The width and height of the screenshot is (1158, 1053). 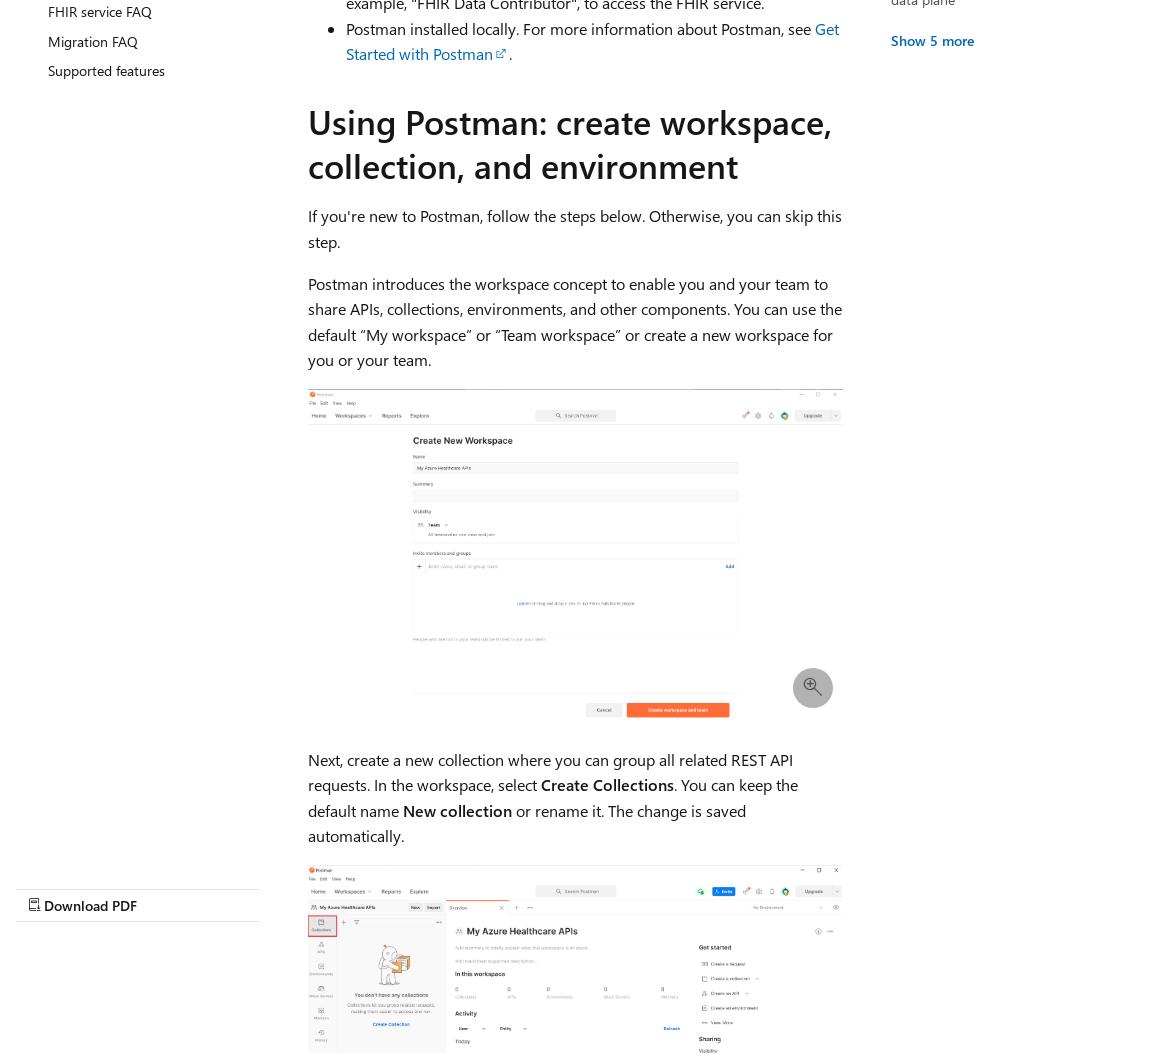 I want to click on 'Using Postman: create workspace, collection, and environment', so click(x=569, y=142).